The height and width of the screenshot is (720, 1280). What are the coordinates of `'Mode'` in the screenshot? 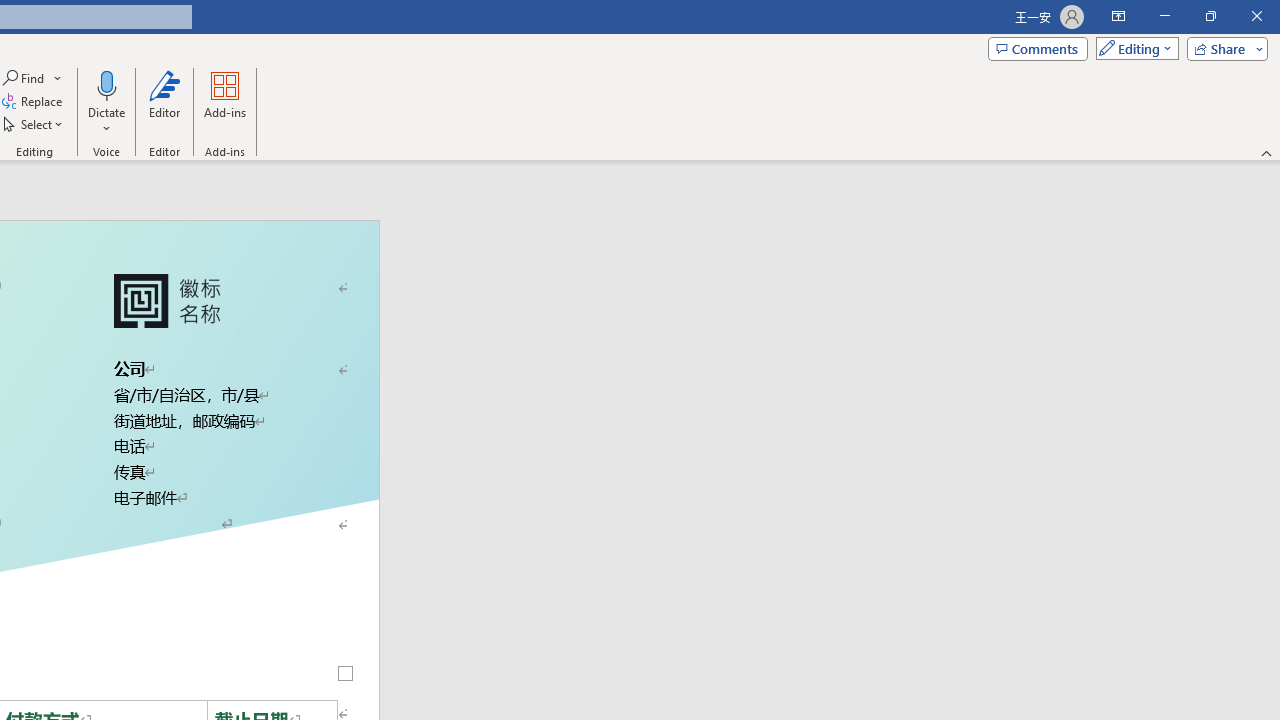 It's located at (1133, 47).